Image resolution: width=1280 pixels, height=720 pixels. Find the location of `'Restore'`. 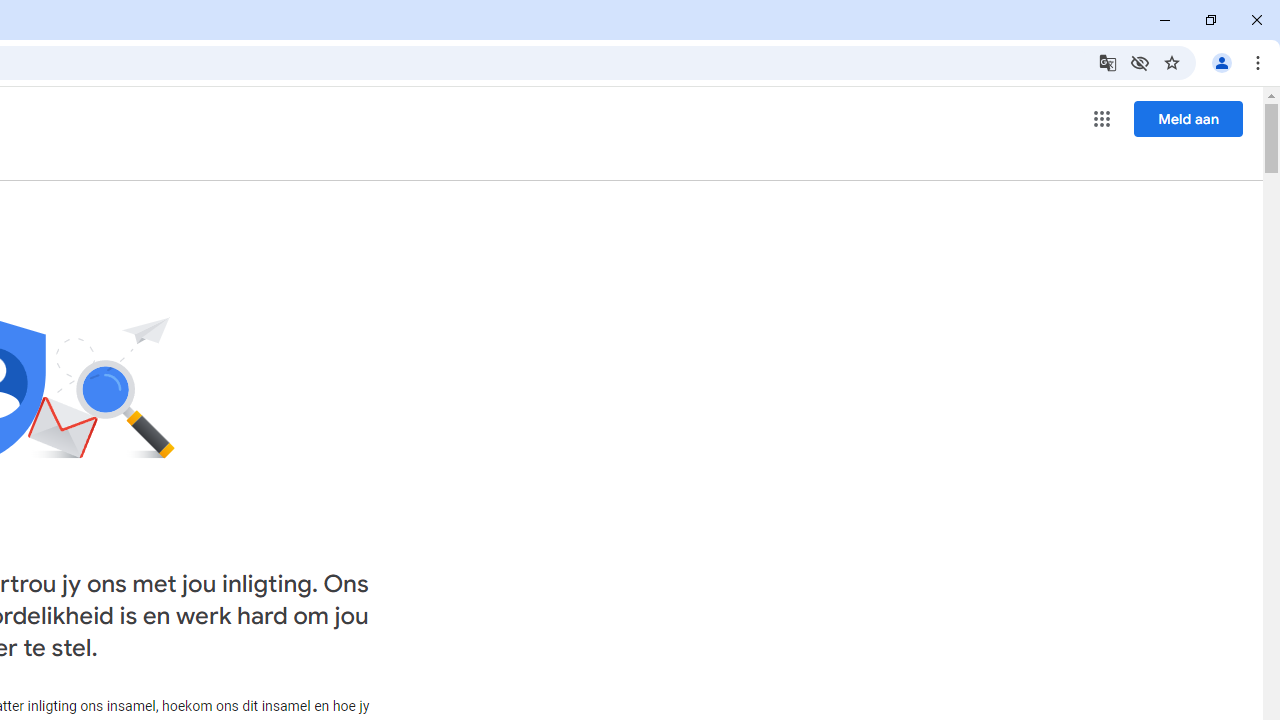

'Restore' is located at coordinates (1209, 20).